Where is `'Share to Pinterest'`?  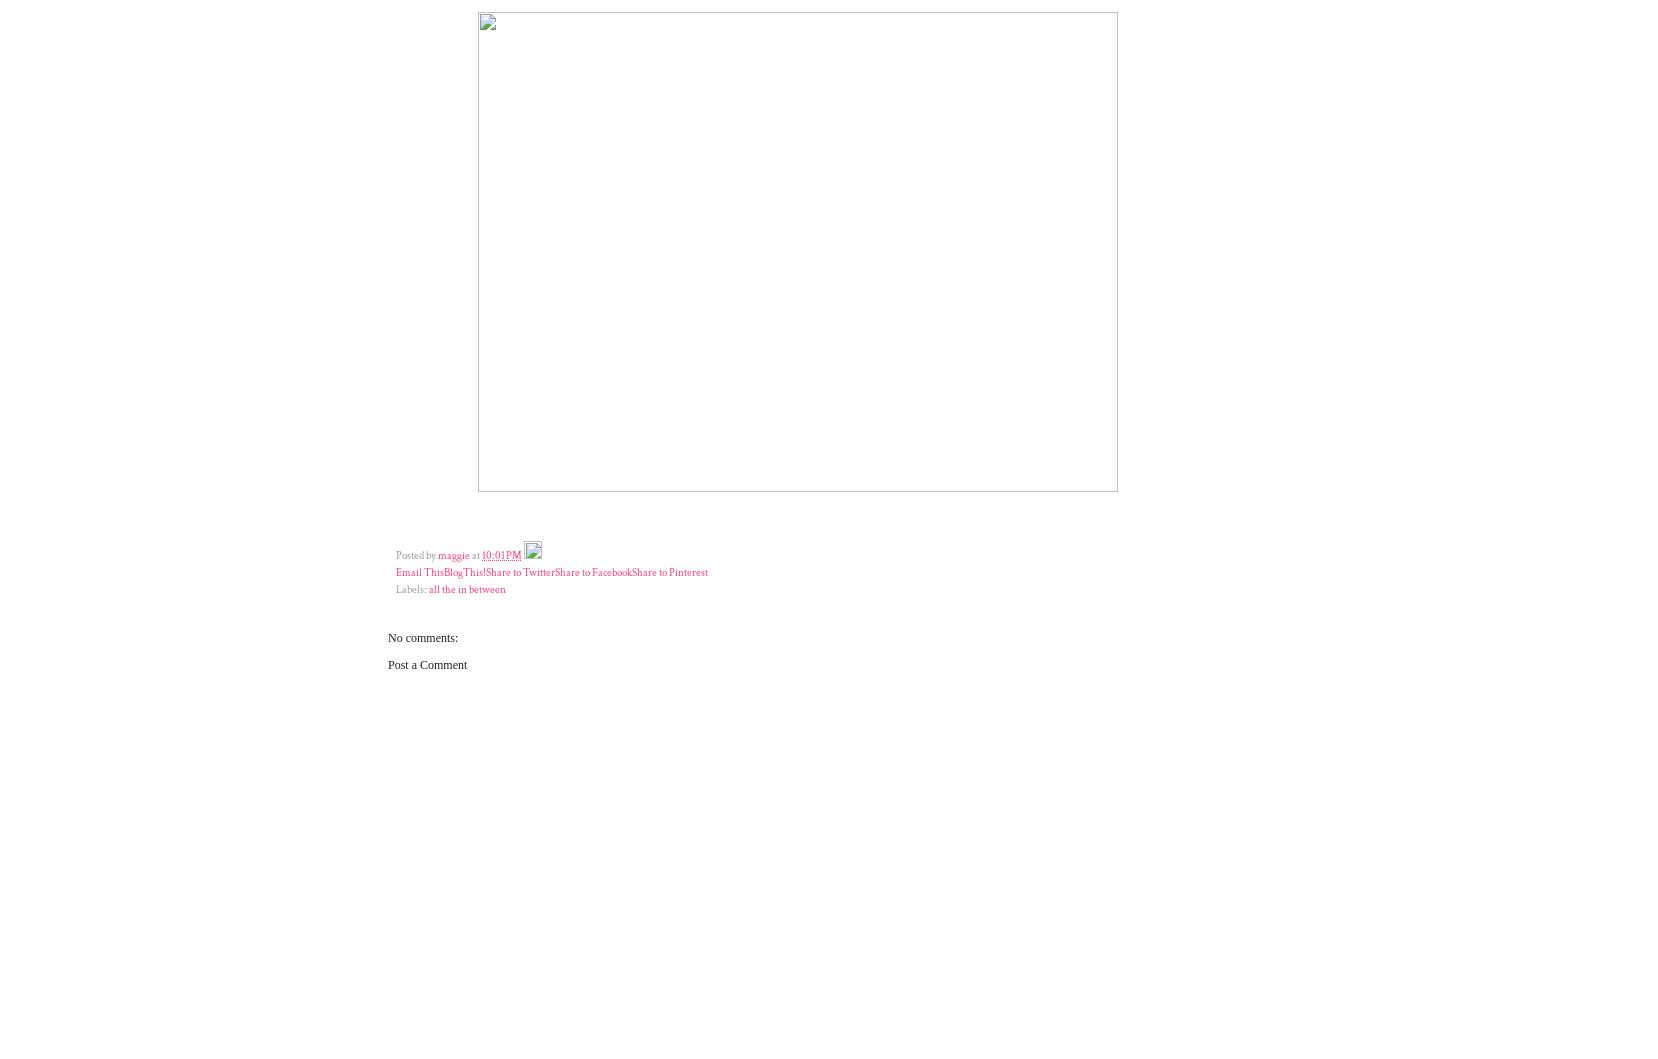
'Share to Pinterest' is located at coordinates (668, 572).